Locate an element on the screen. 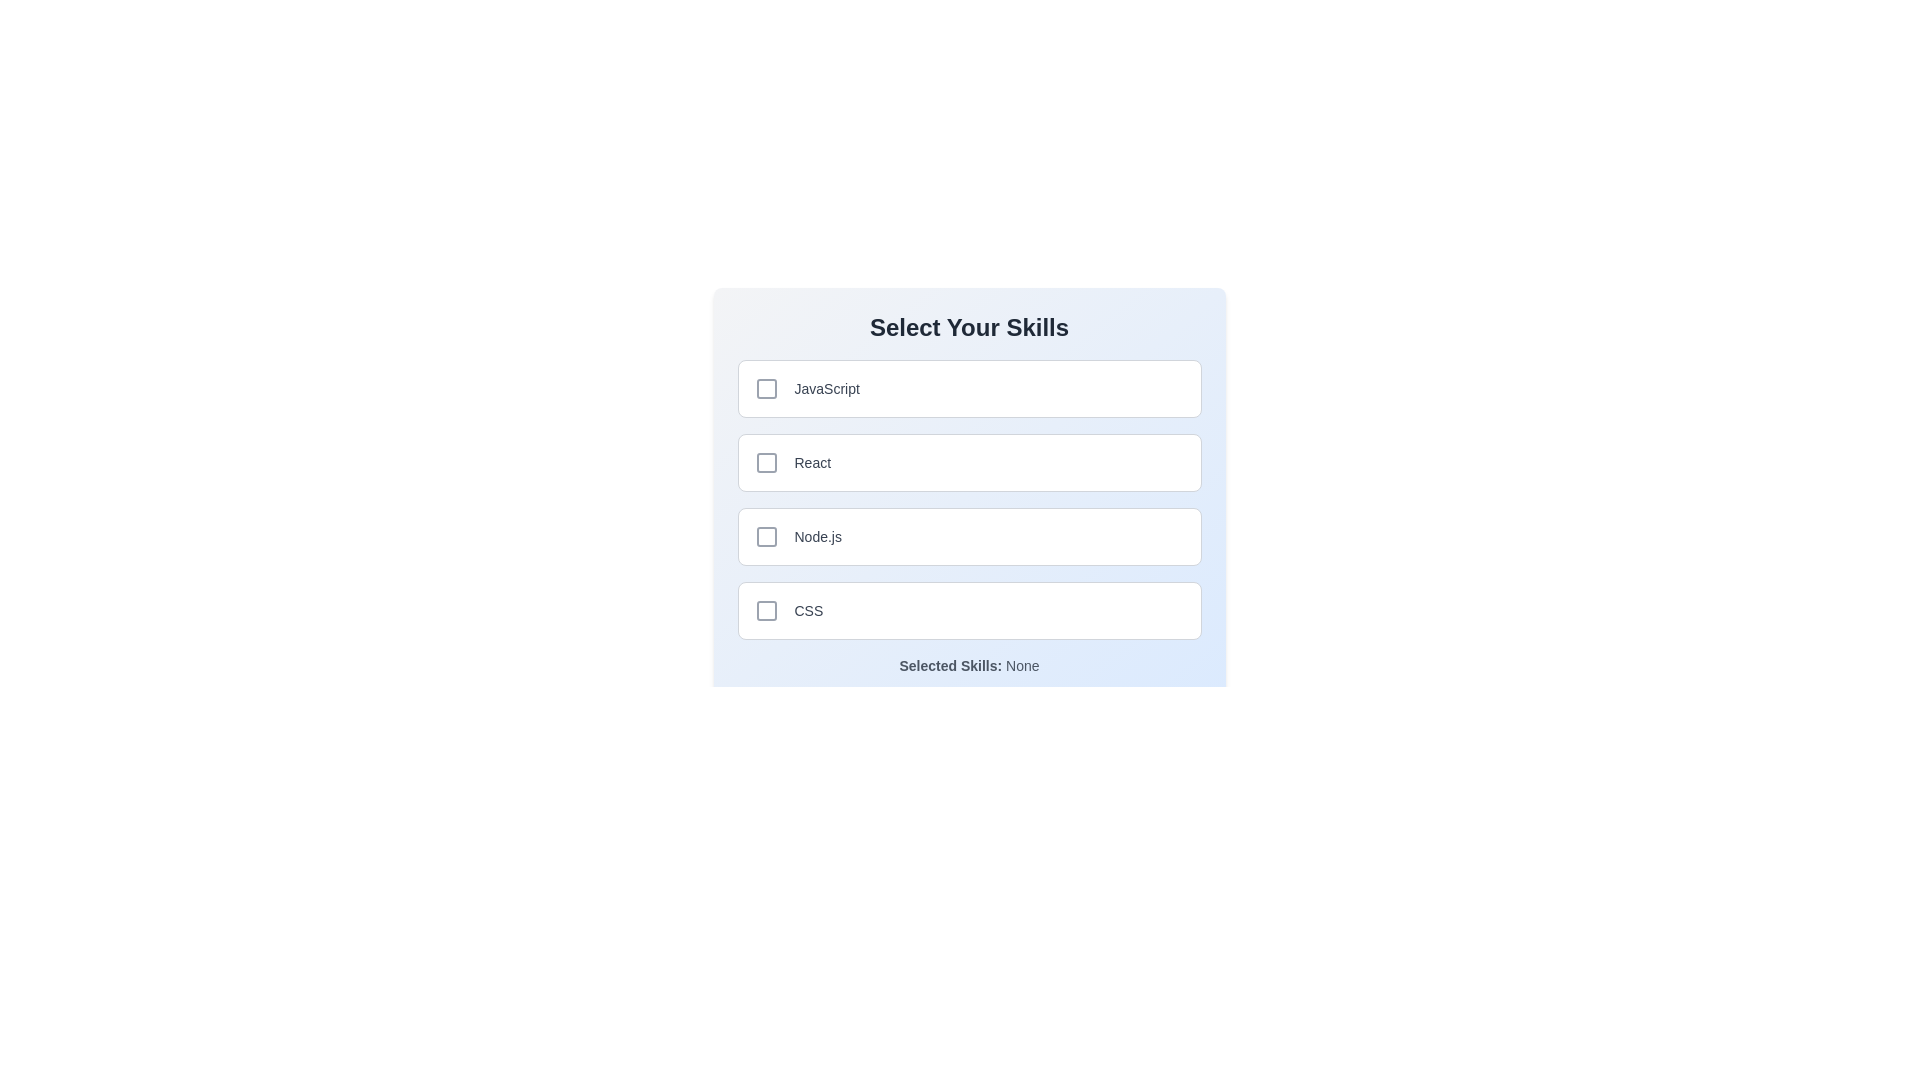 The image size is (1920, 1080). the 'Node.js' checkbox option is located at coordinates (969, 535).